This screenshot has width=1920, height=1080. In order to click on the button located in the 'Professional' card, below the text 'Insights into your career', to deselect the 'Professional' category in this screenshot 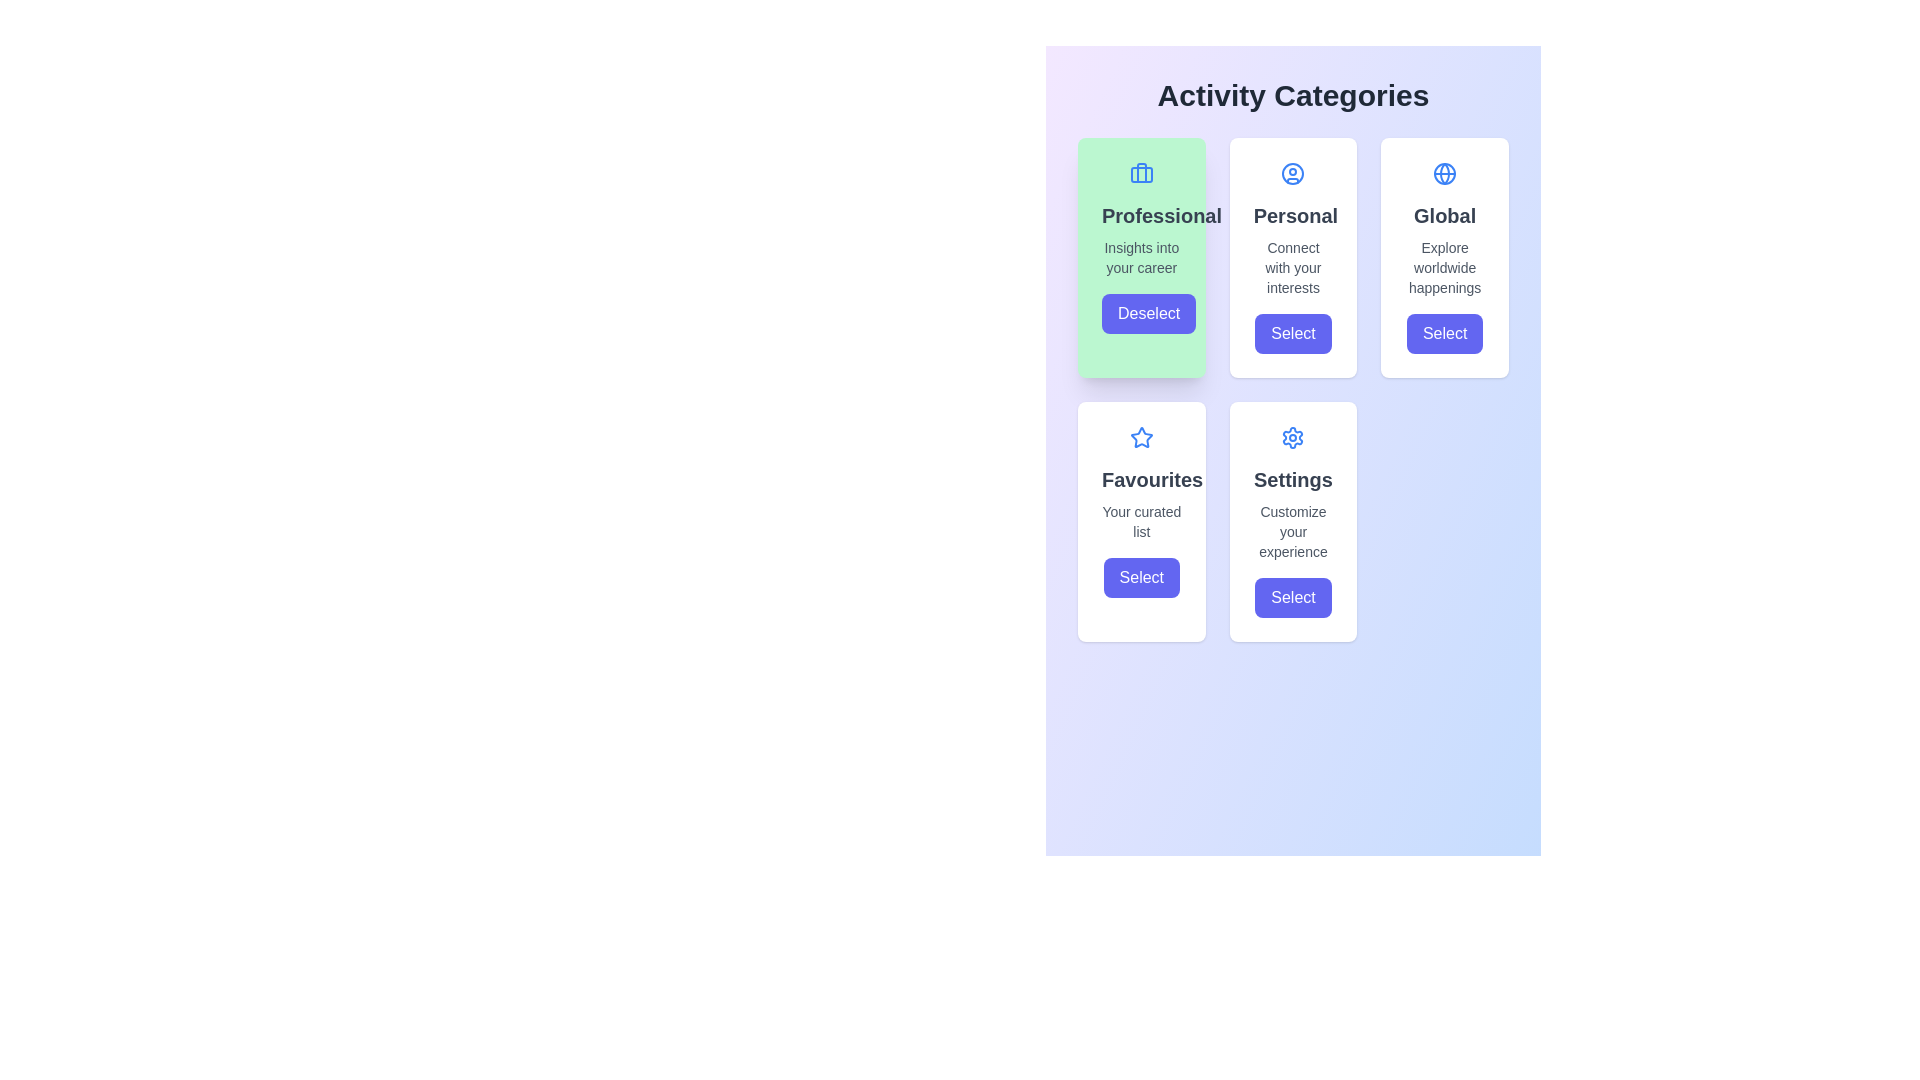, I will do `click(1149, 313)`.